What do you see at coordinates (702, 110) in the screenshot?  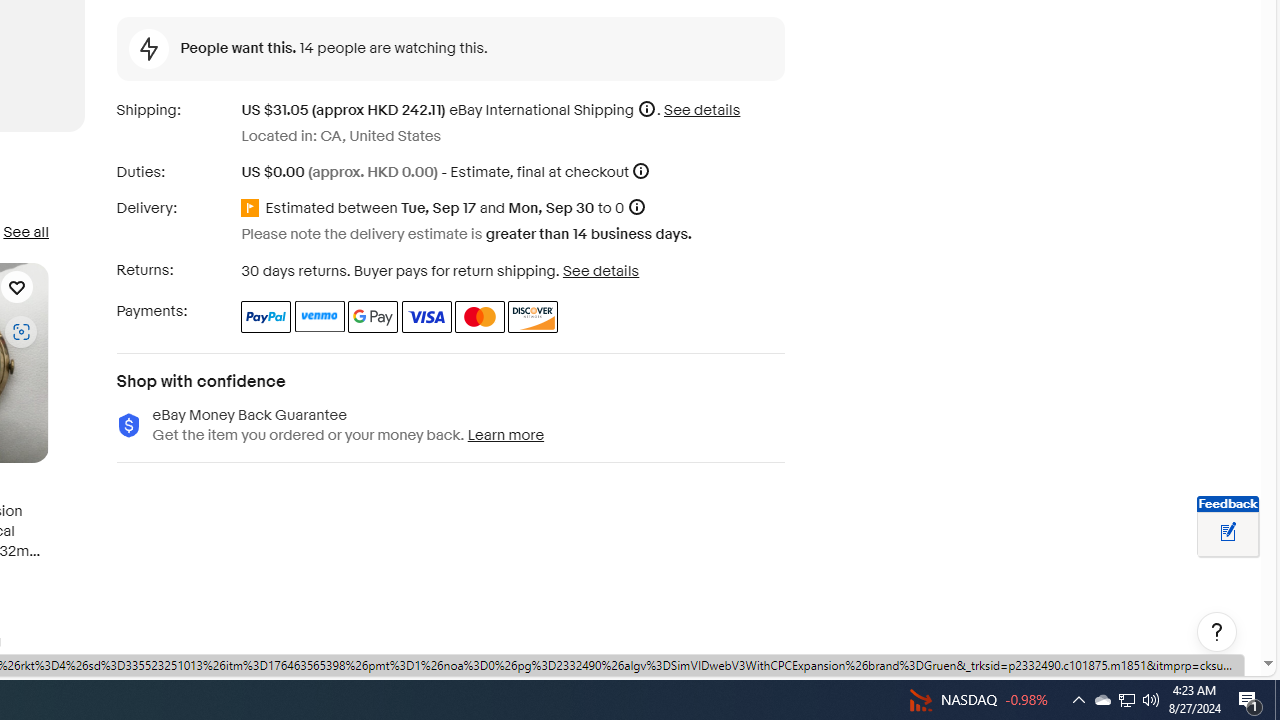 I see `'See details for shipping'` at bounding box center [702, 110].